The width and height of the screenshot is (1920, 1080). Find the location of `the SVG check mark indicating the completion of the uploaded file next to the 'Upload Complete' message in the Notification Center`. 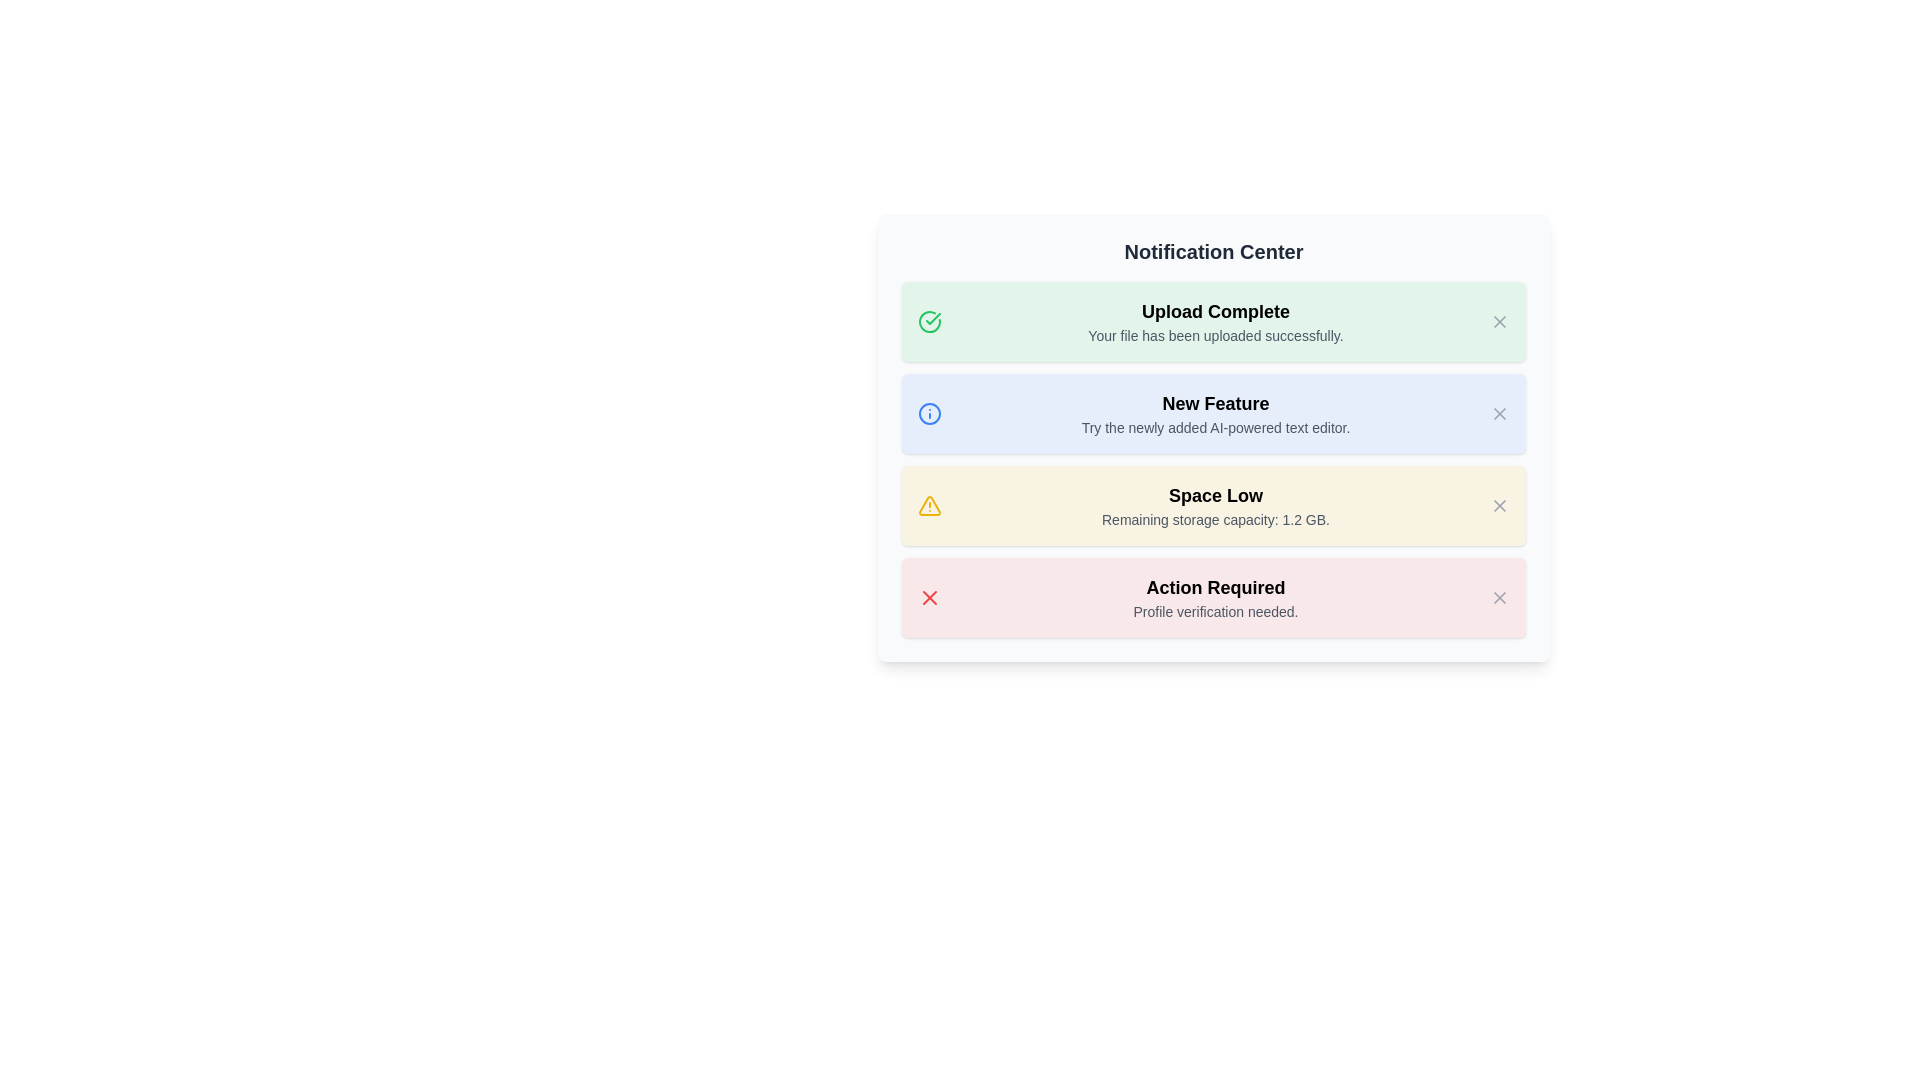

the SVG check mark indicating the completion of the uploaded file next to the 'Upload Complete' message in the Notification Center is located at coordinates (932, 318).